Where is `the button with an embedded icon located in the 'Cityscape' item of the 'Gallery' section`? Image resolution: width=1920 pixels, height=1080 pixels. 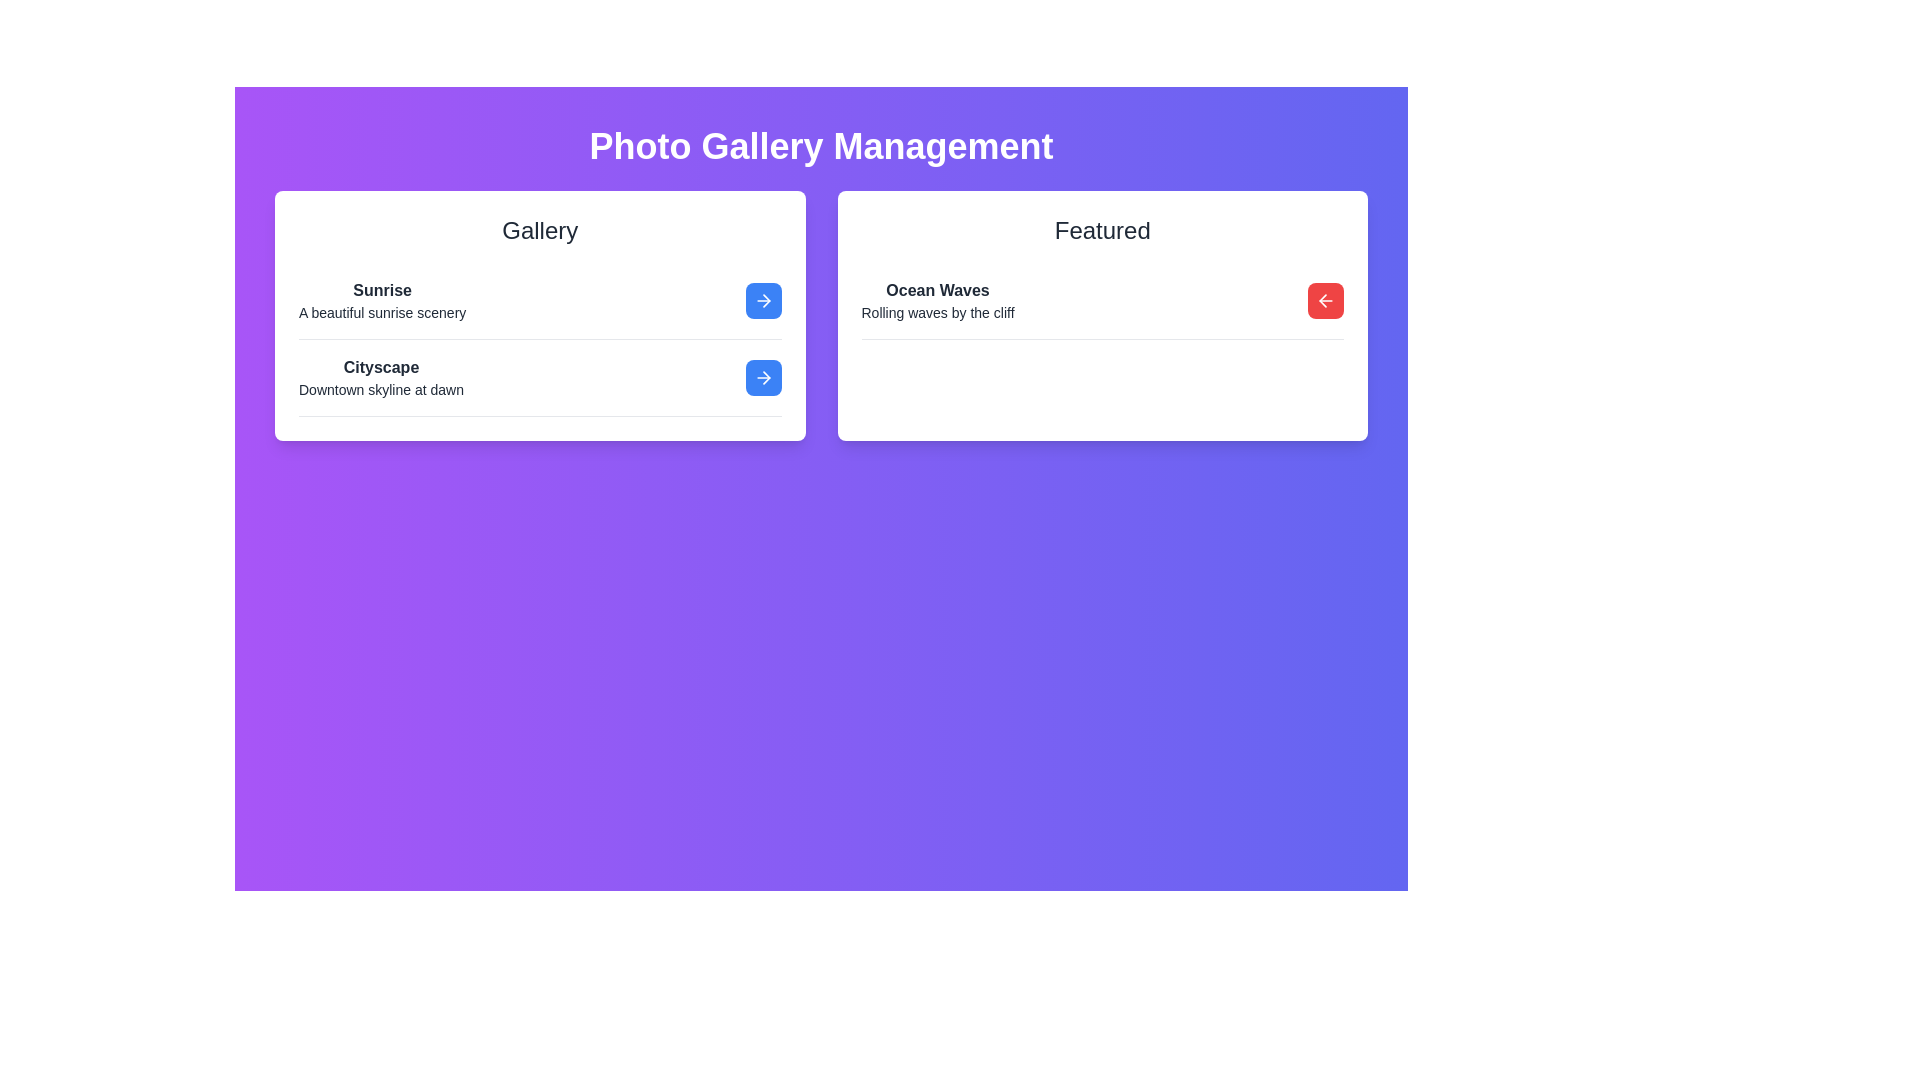 the button with an embedded icon located in the 'Cityscape' item of the 'Gallery' section is located at coordinates (762, 378).